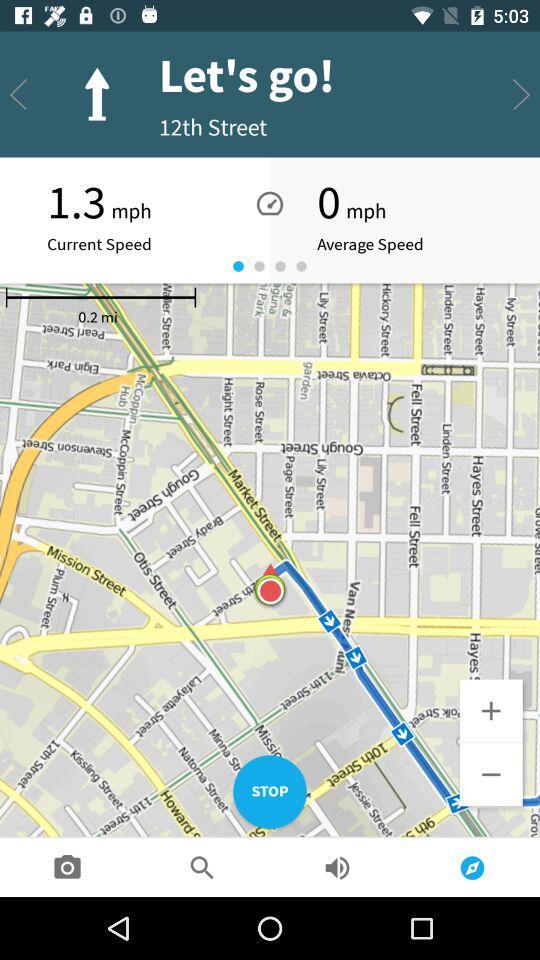  Describe the element at coordinates (270, 792) in the screenshot. I see `stop icon` at that location.